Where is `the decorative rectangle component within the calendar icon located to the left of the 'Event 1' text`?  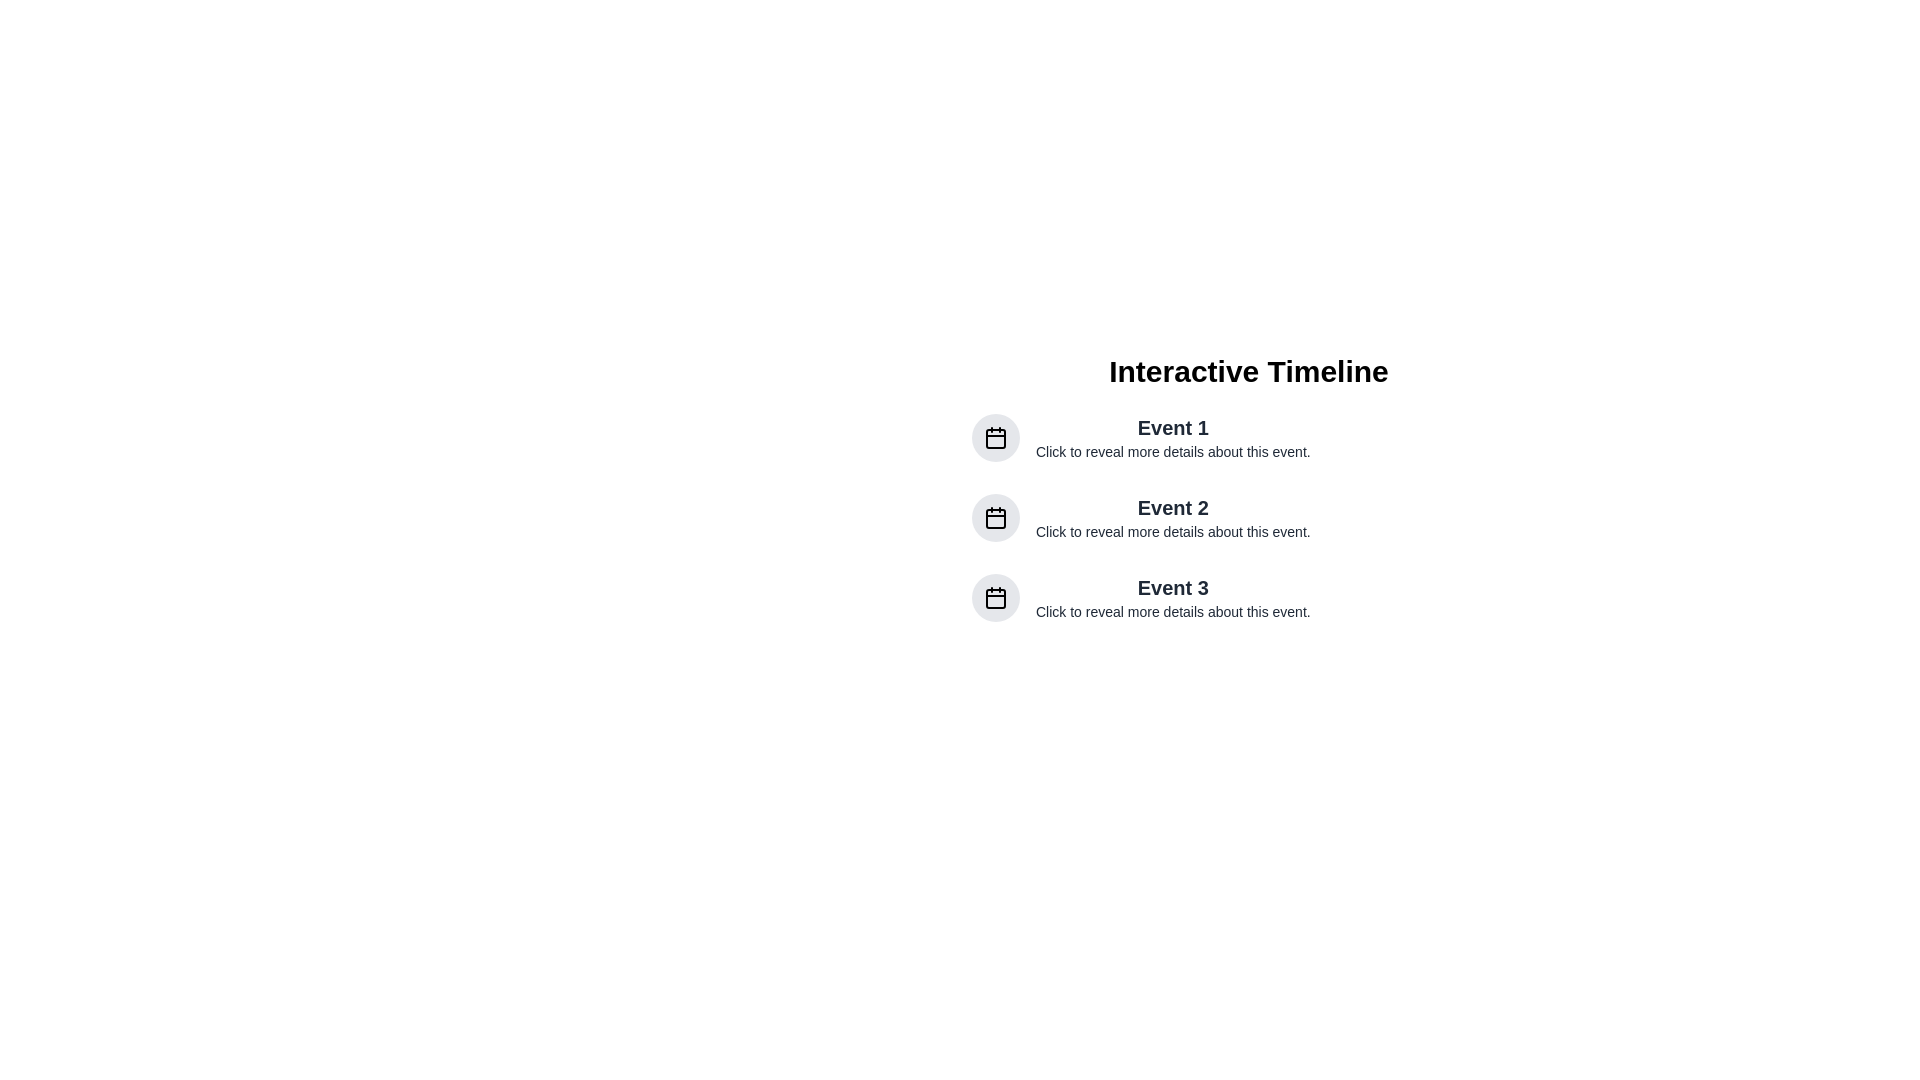 the decorative rectangle component within the calendar icon located to the left of the 'Event 1' text is located at coordinates (996, 438).